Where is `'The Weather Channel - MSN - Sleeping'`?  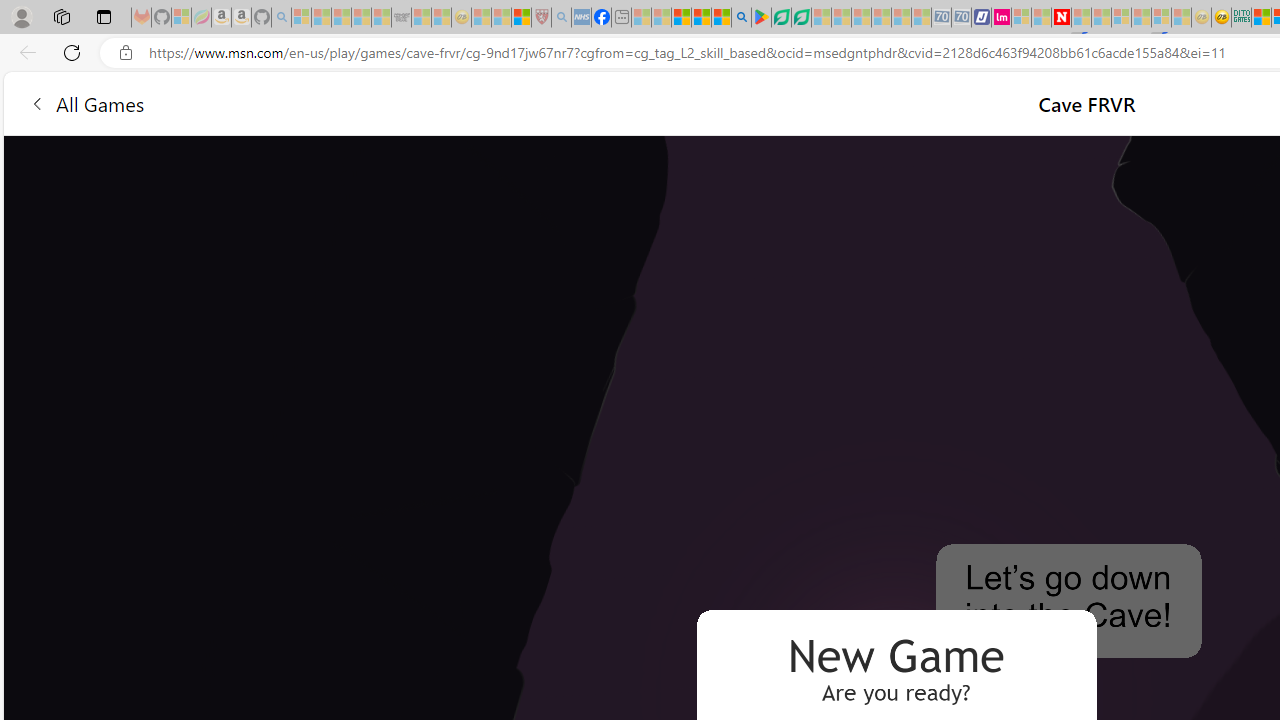 'The Weather Channel - MSN - Sleeping' is located at coordinates (341, 17).